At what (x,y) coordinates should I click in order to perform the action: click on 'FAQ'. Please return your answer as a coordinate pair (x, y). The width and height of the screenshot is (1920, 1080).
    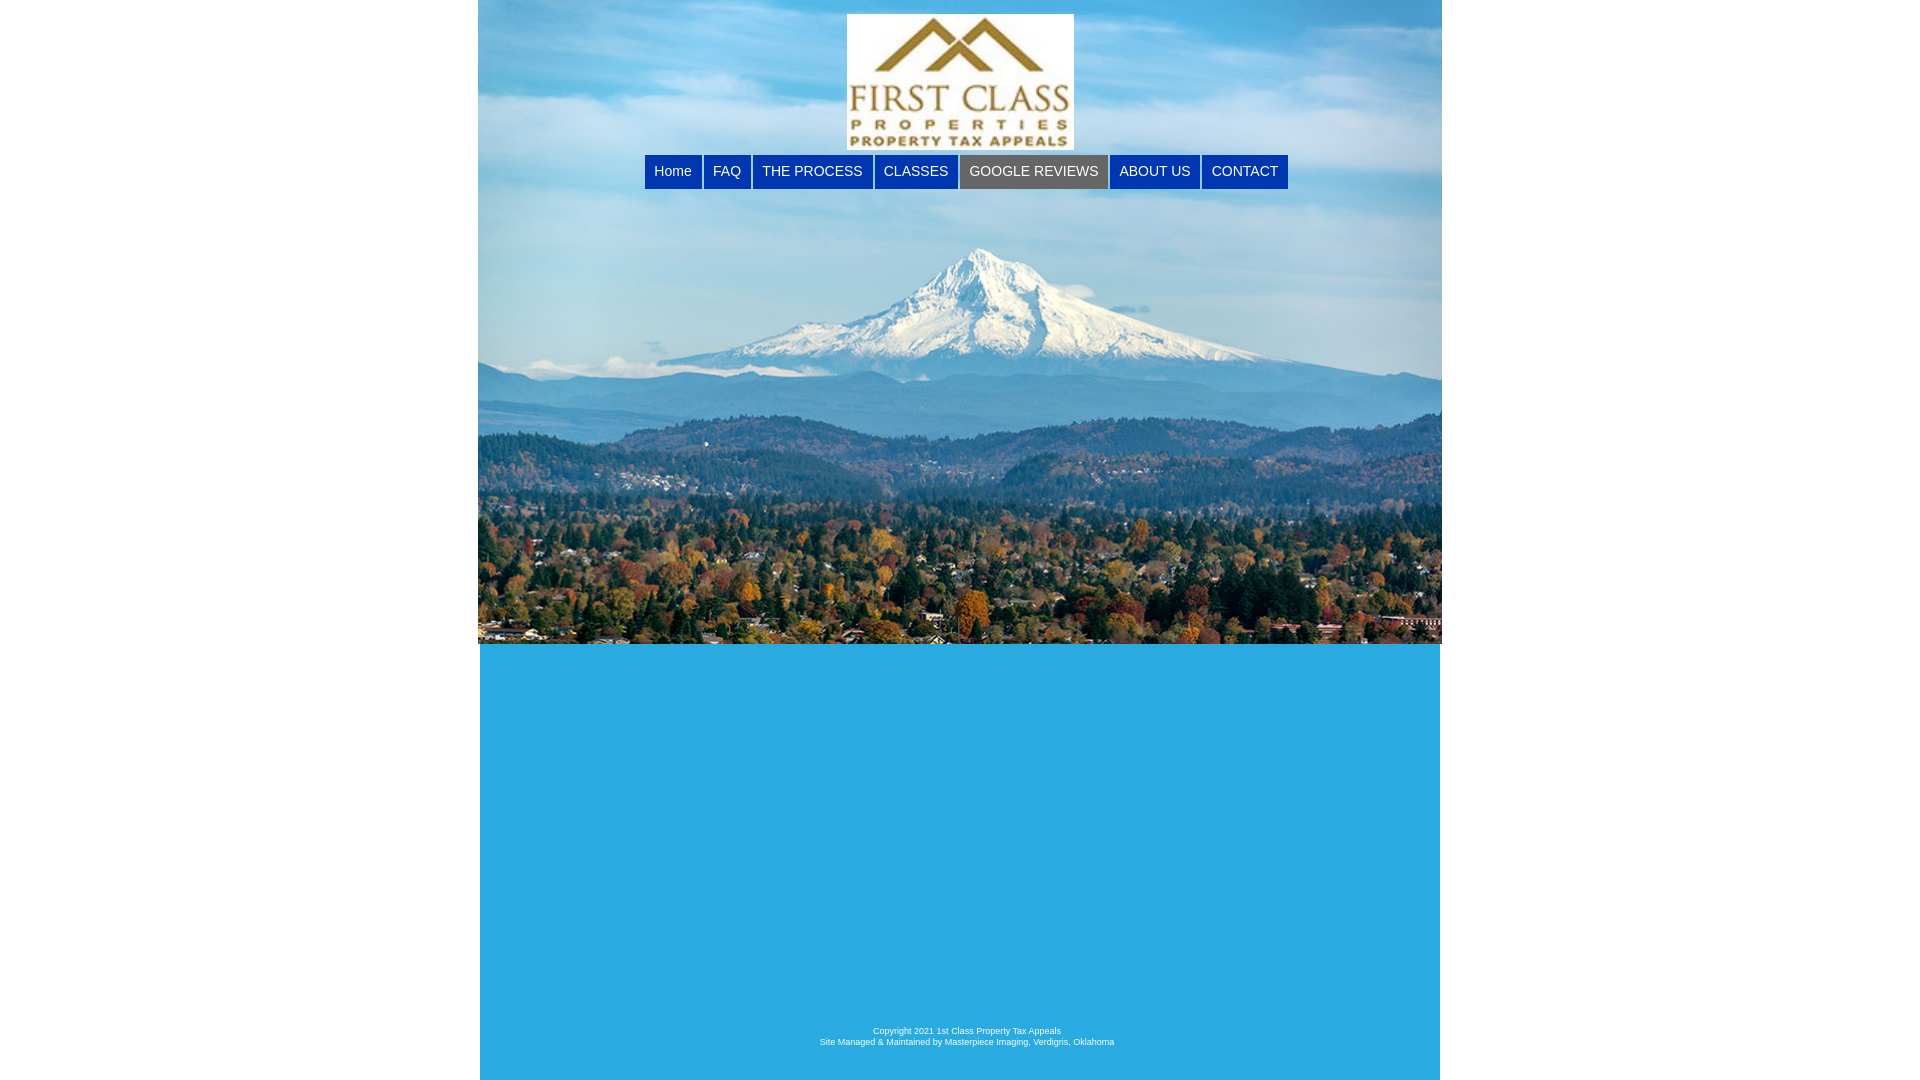
    Looking at the image, I should click on (726, 171).